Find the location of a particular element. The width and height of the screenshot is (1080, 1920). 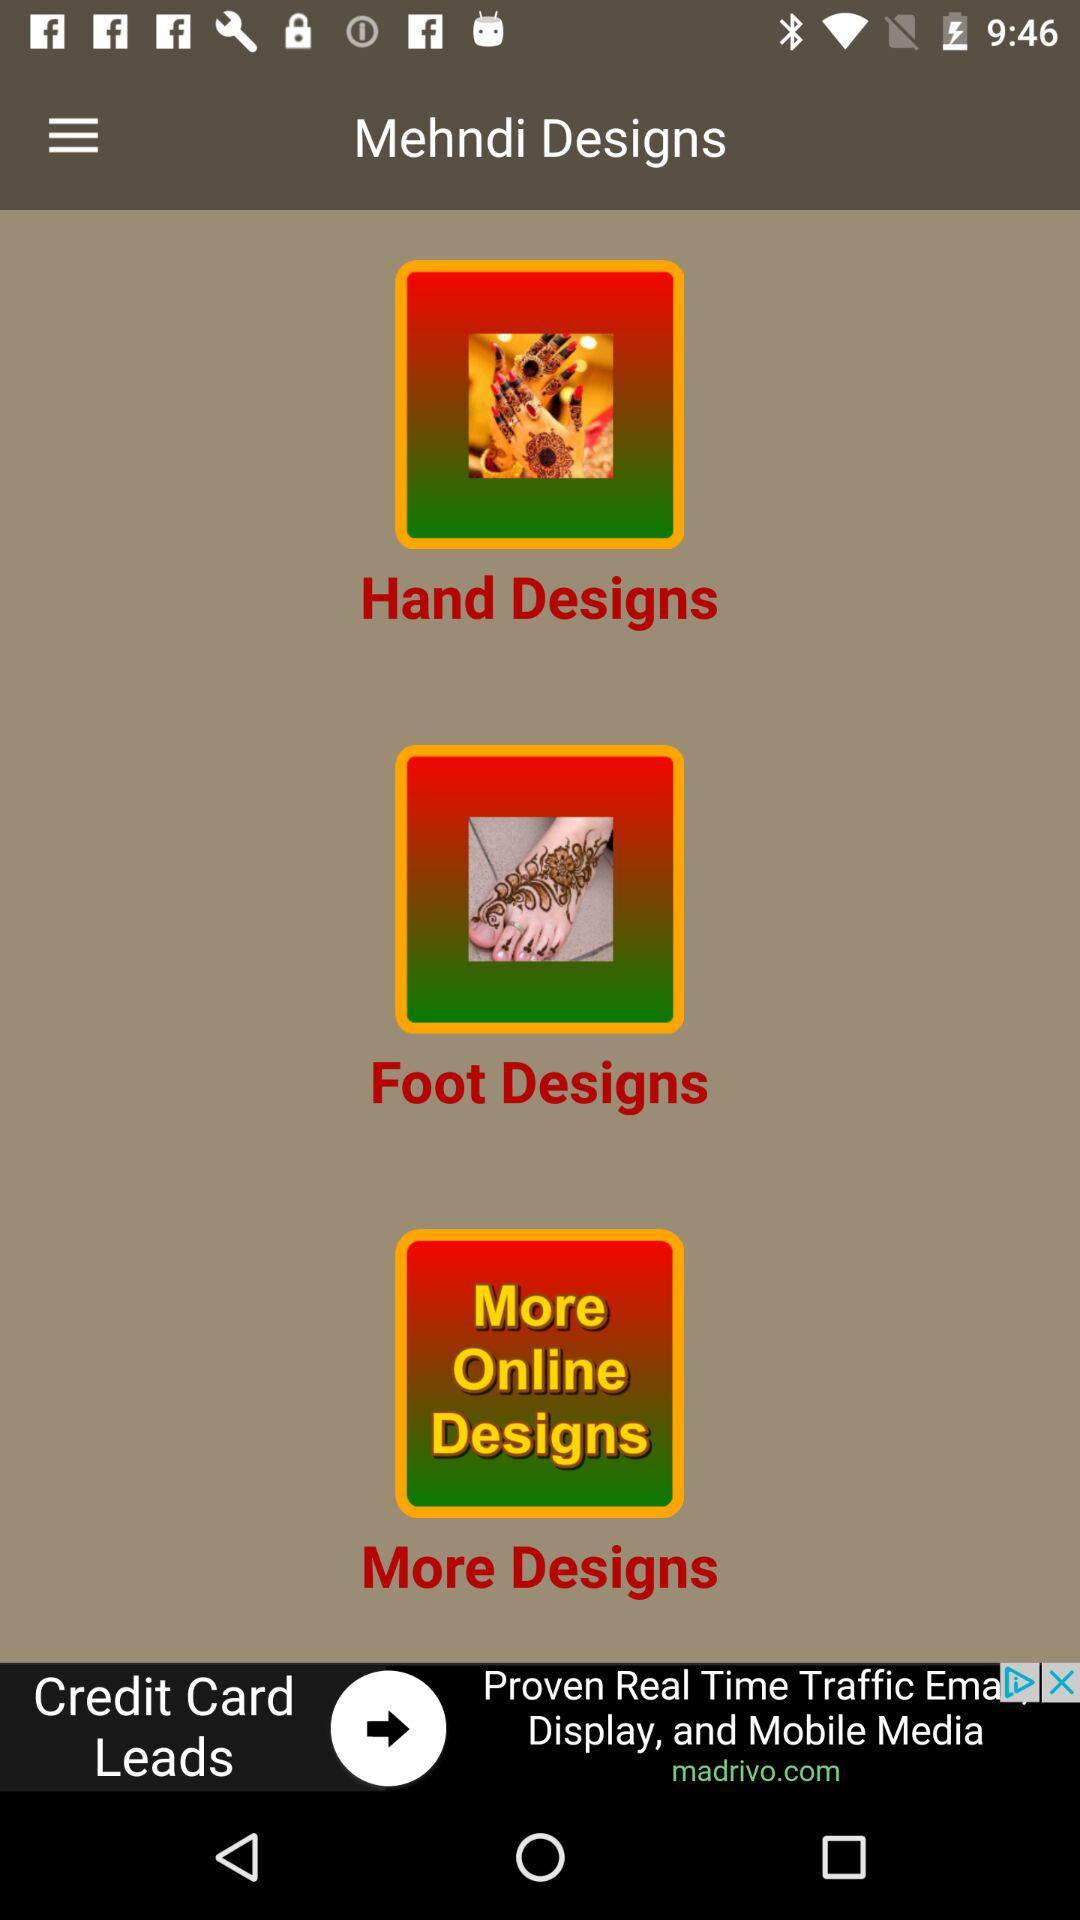

more online designs is located at coordinates (538, 1372).